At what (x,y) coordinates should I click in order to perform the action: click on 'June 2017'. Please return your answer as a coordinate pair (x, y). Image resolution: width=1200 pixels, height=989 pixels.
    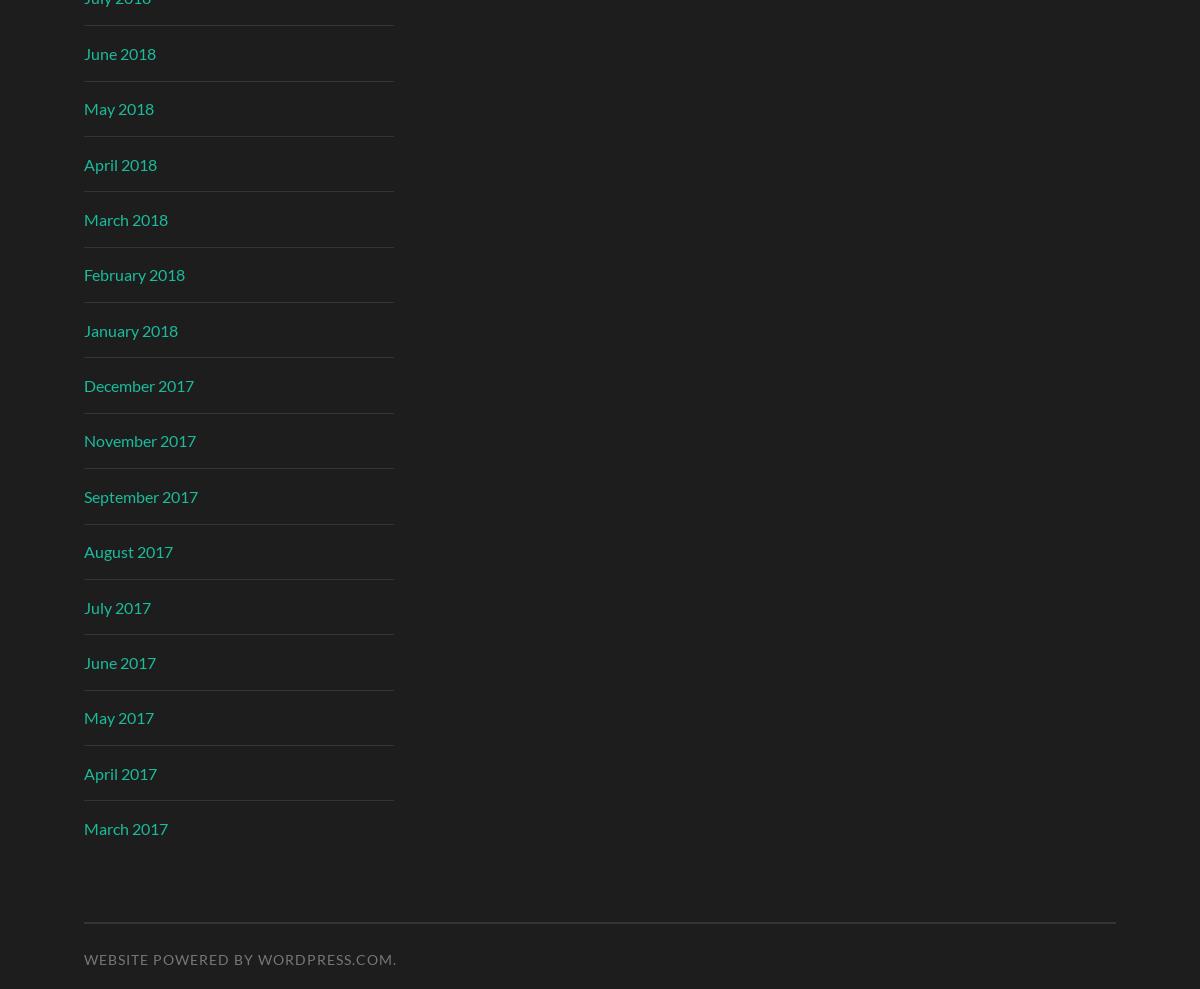
    Looking at the image, I should click on (120, 660).